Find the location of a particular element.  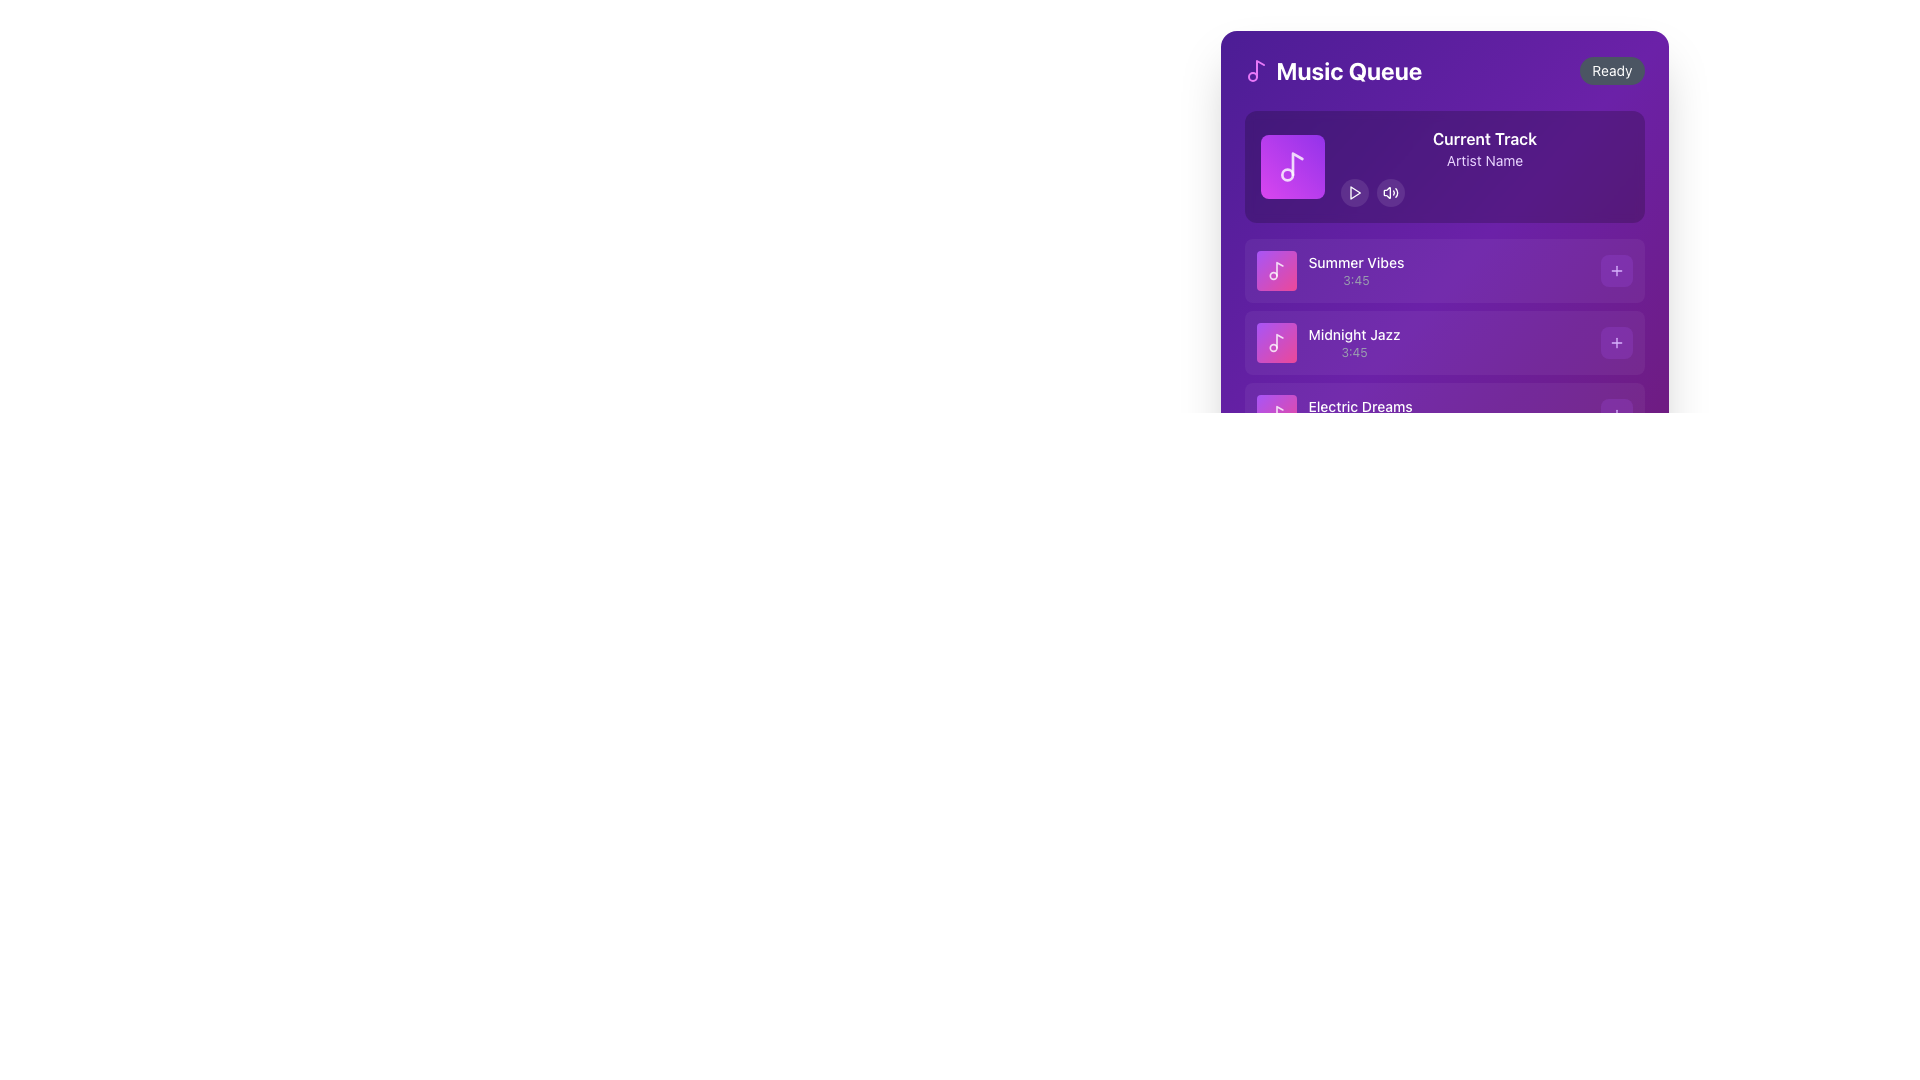

the '+' button on the 'Summer Vibes' track item in the 'Music Queue' section is located at coordinates (1444, 270).